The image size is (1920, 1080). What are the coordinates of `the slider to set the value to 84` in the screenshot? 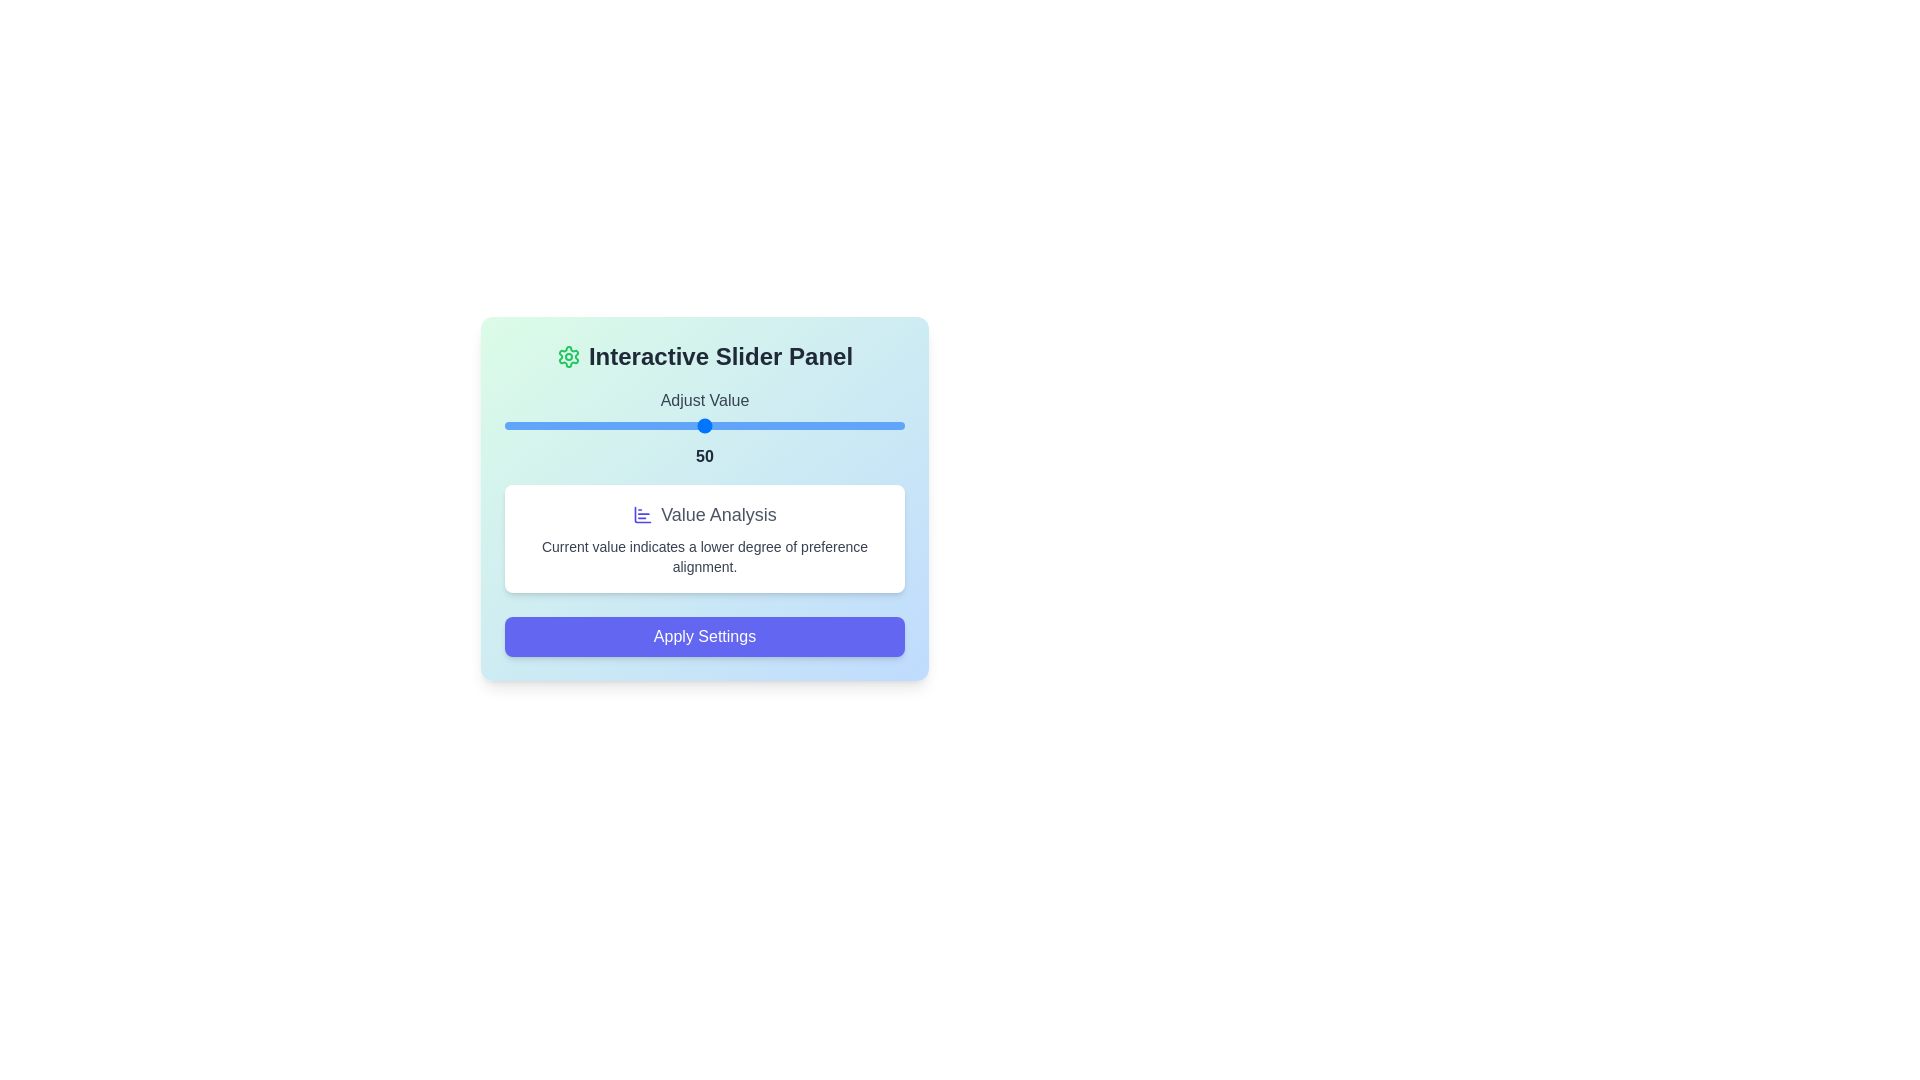 It's located at (840, 424).